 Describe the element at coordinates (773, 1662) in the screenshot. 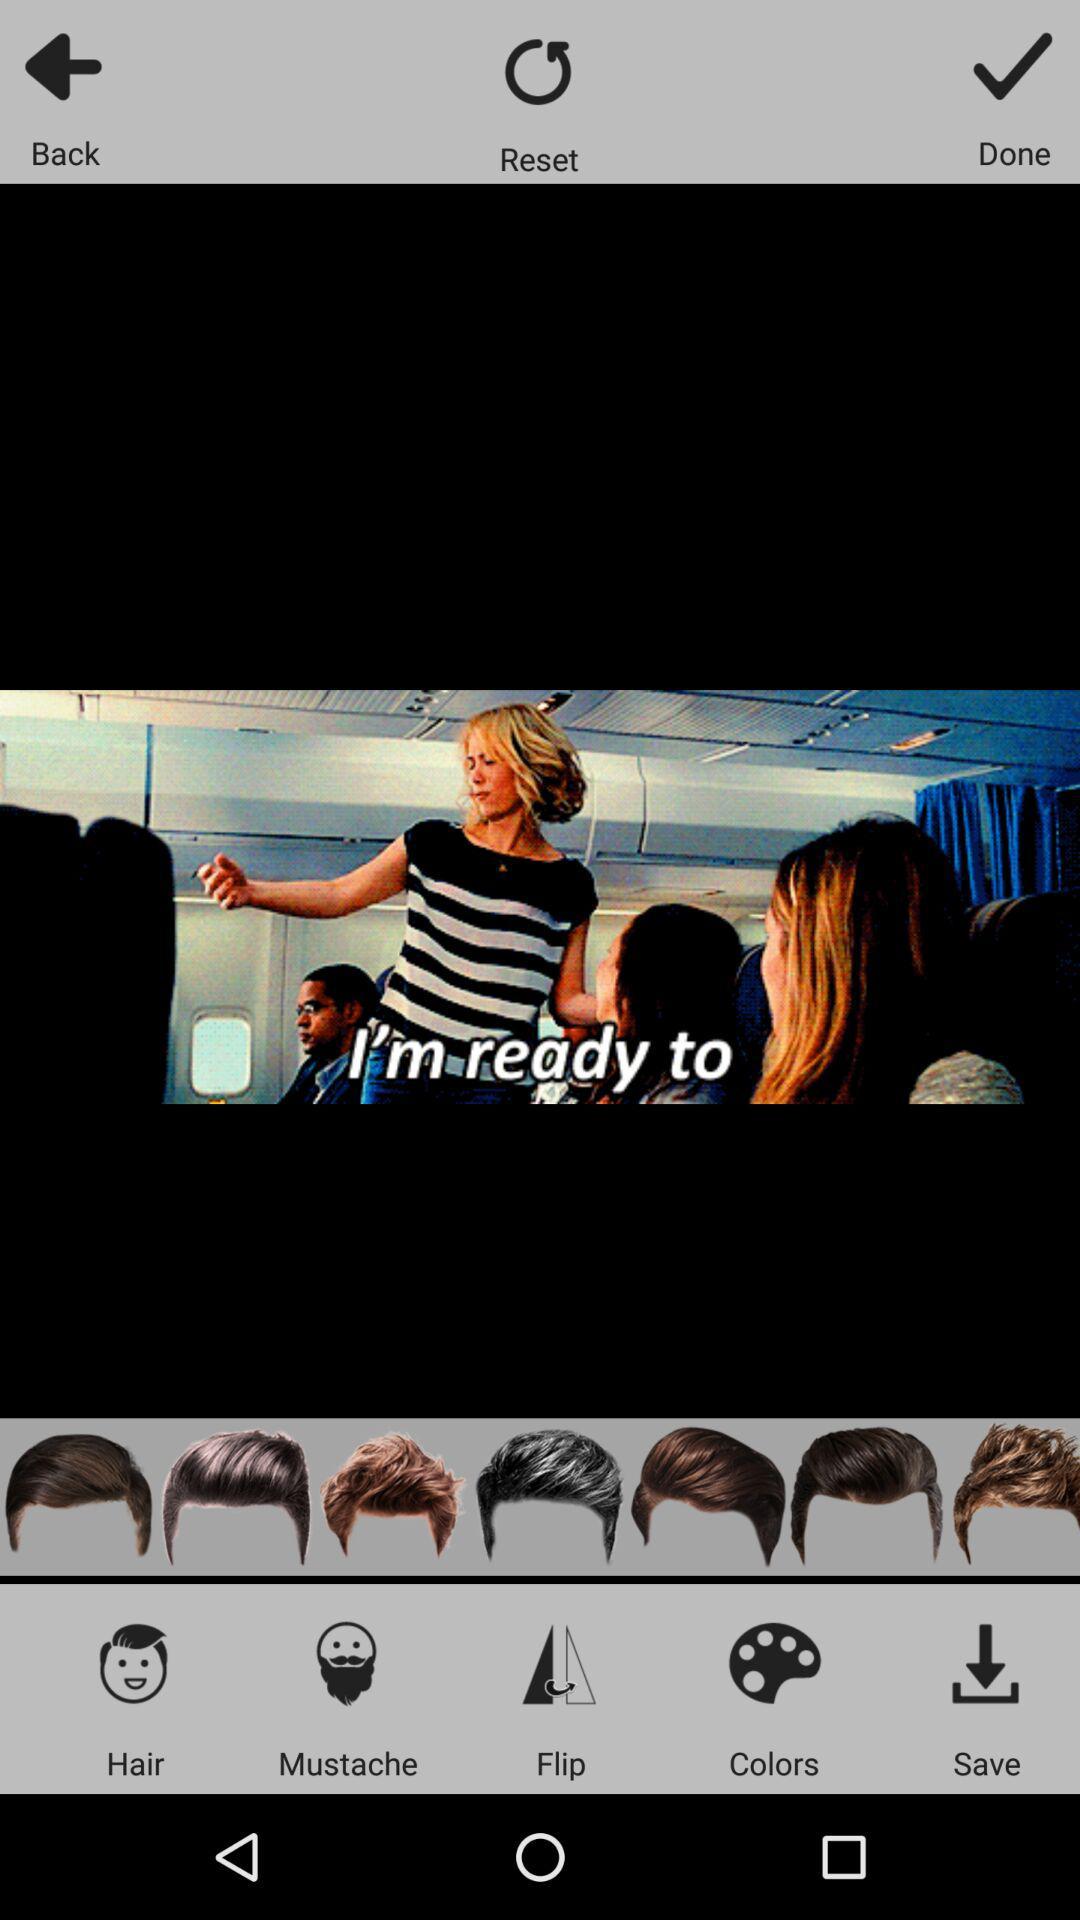

I see `change color` at that location.